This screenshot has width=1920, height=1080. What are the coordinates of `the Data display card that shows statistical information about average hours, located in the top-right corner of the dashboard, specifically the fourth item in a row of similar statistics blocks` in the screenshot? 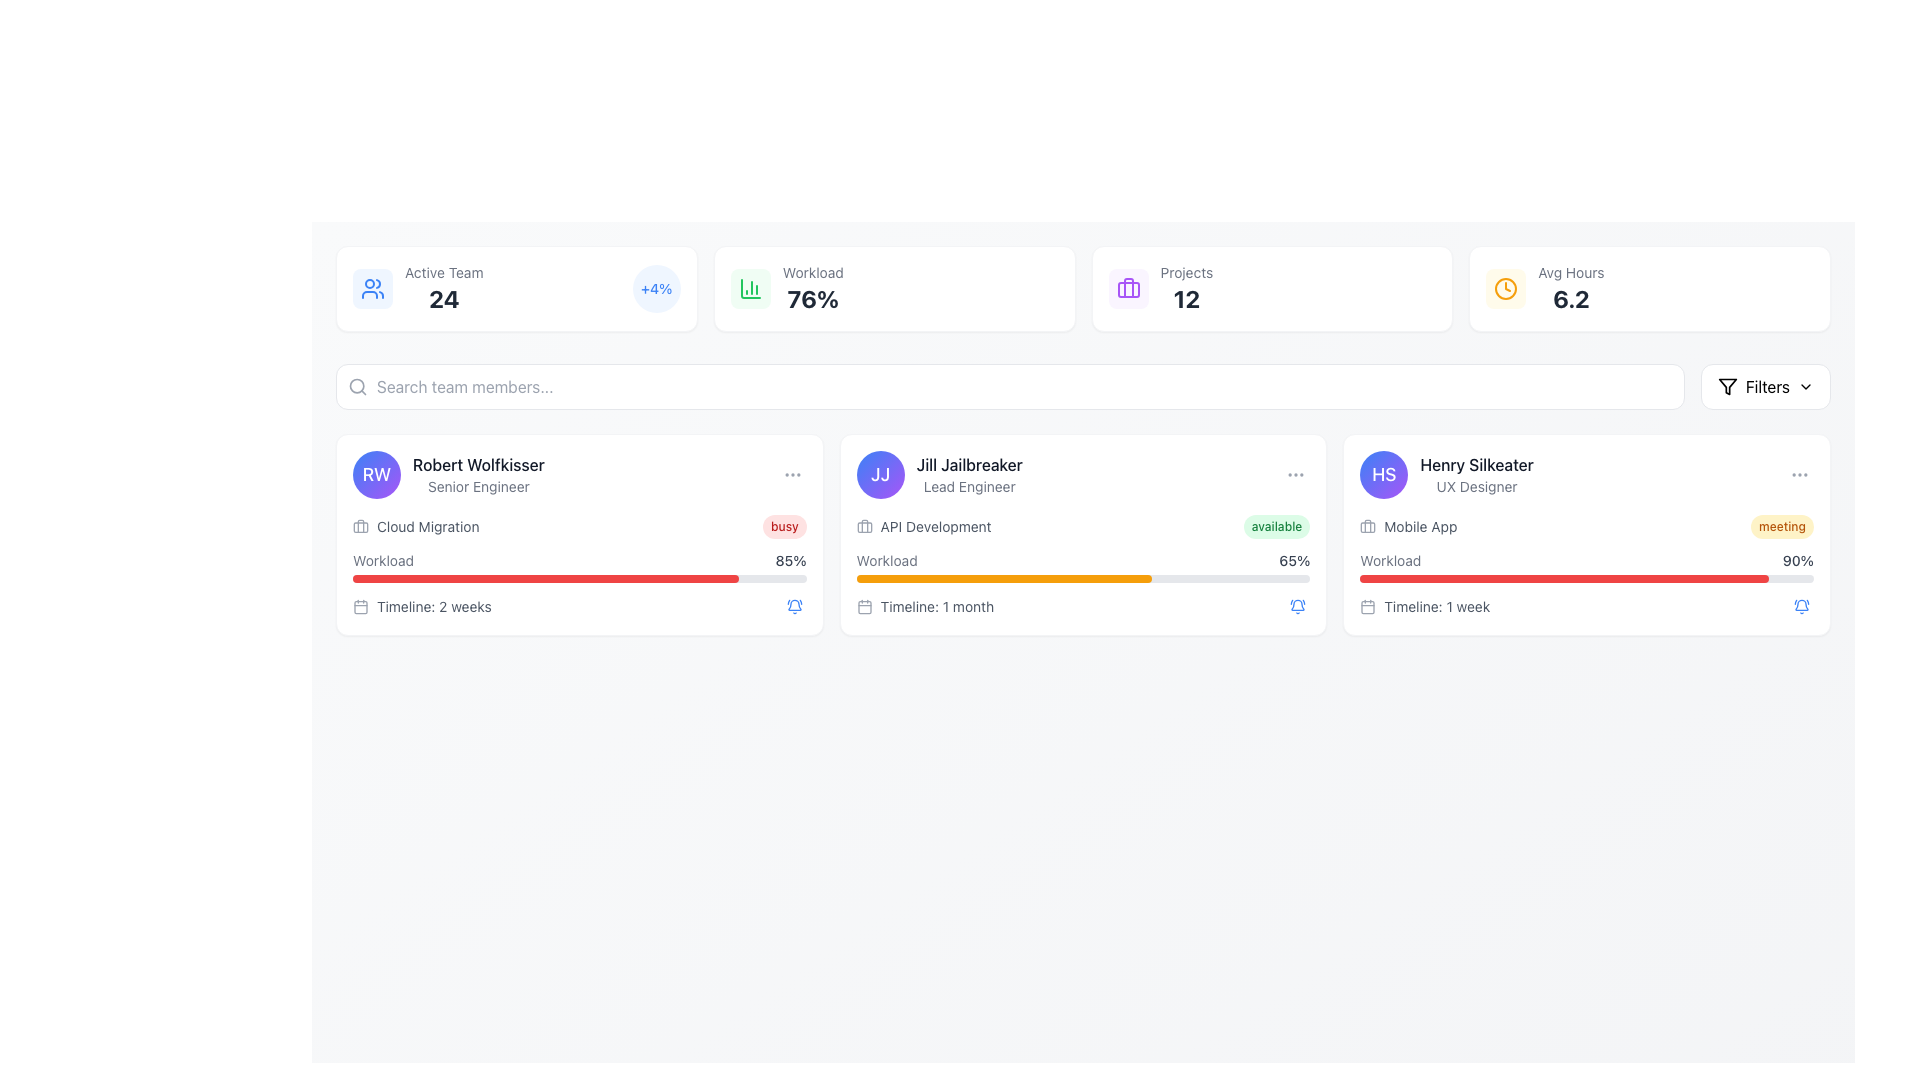 It's located at (1544, 289).